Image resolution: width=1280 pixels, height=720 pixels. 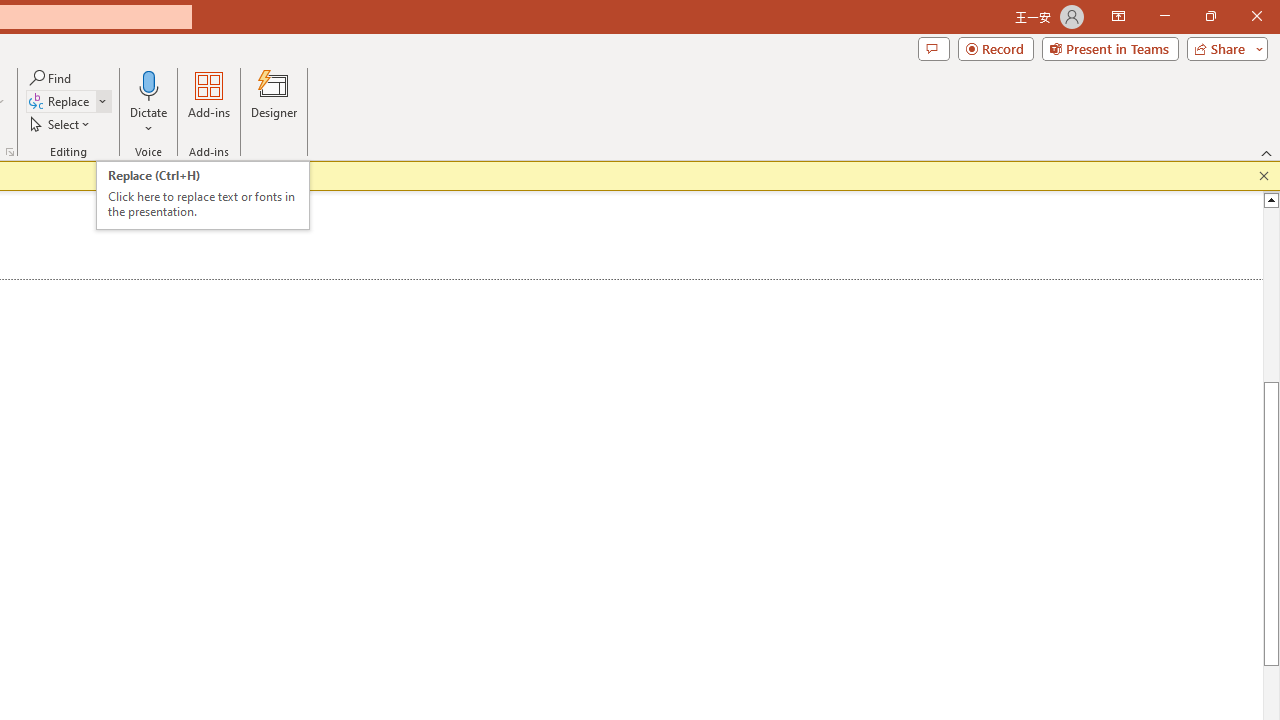 What do you see at coordinates (1263, 175) in the screenshot?
I see `'Close this message'` at bounding box center [1263, 175].